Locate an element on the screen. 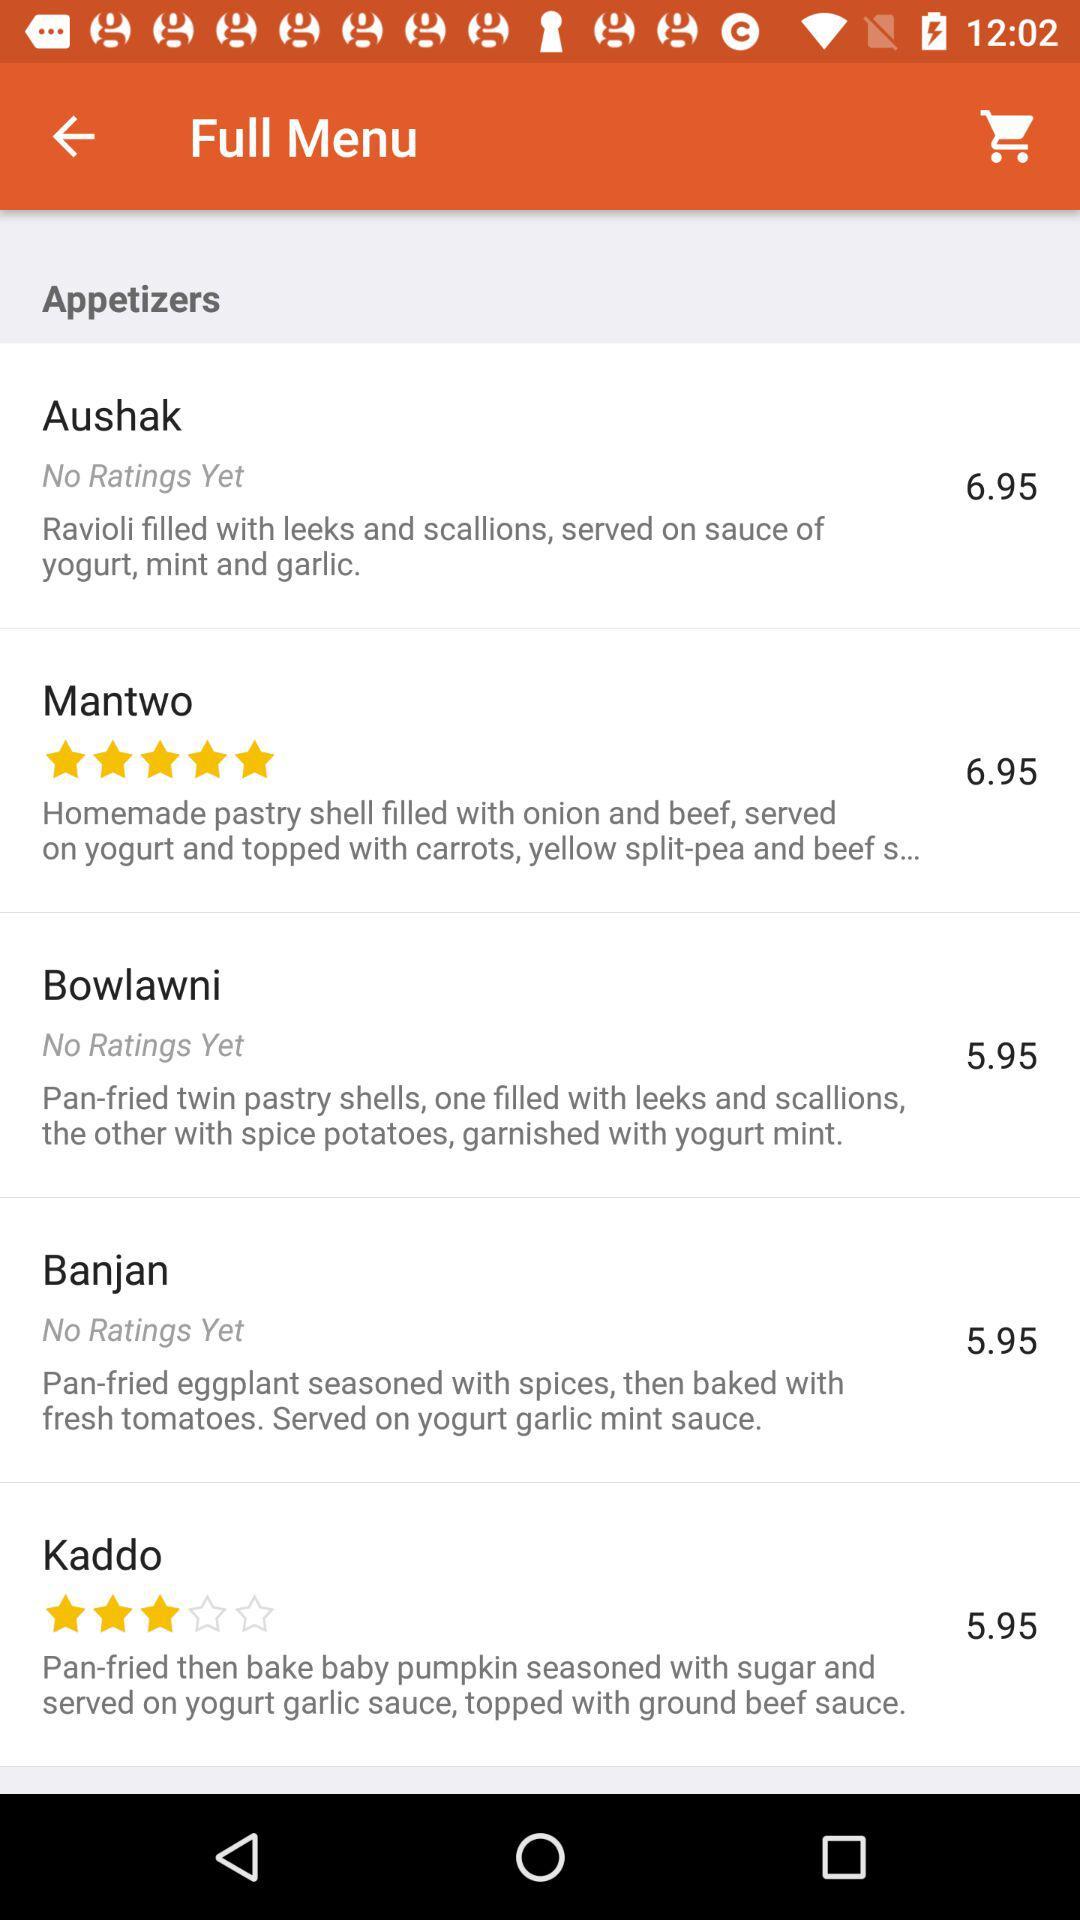 The image size is (1080, 1920). the icon above the aushak icon is located at coordinates (72, 135).